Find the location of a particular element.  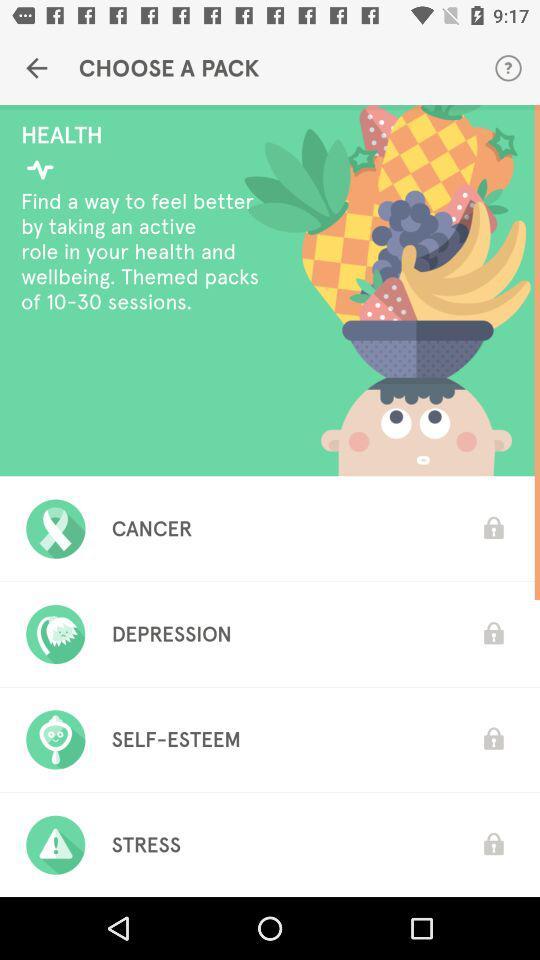

item next to the choose a pack is located at coordinates (508, 68).